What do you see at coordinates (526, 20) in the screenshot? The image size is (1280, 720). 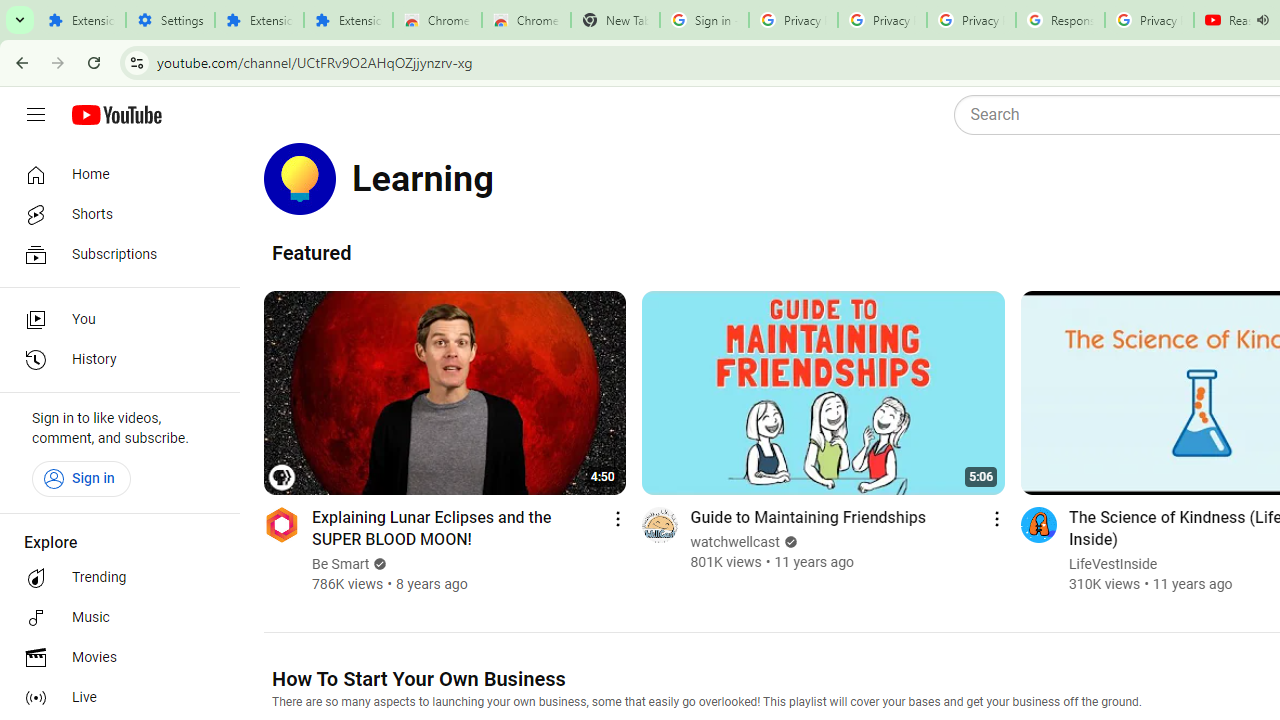 I see `'Chrome Web Store - Themes'` at bounding box center [526, 20].